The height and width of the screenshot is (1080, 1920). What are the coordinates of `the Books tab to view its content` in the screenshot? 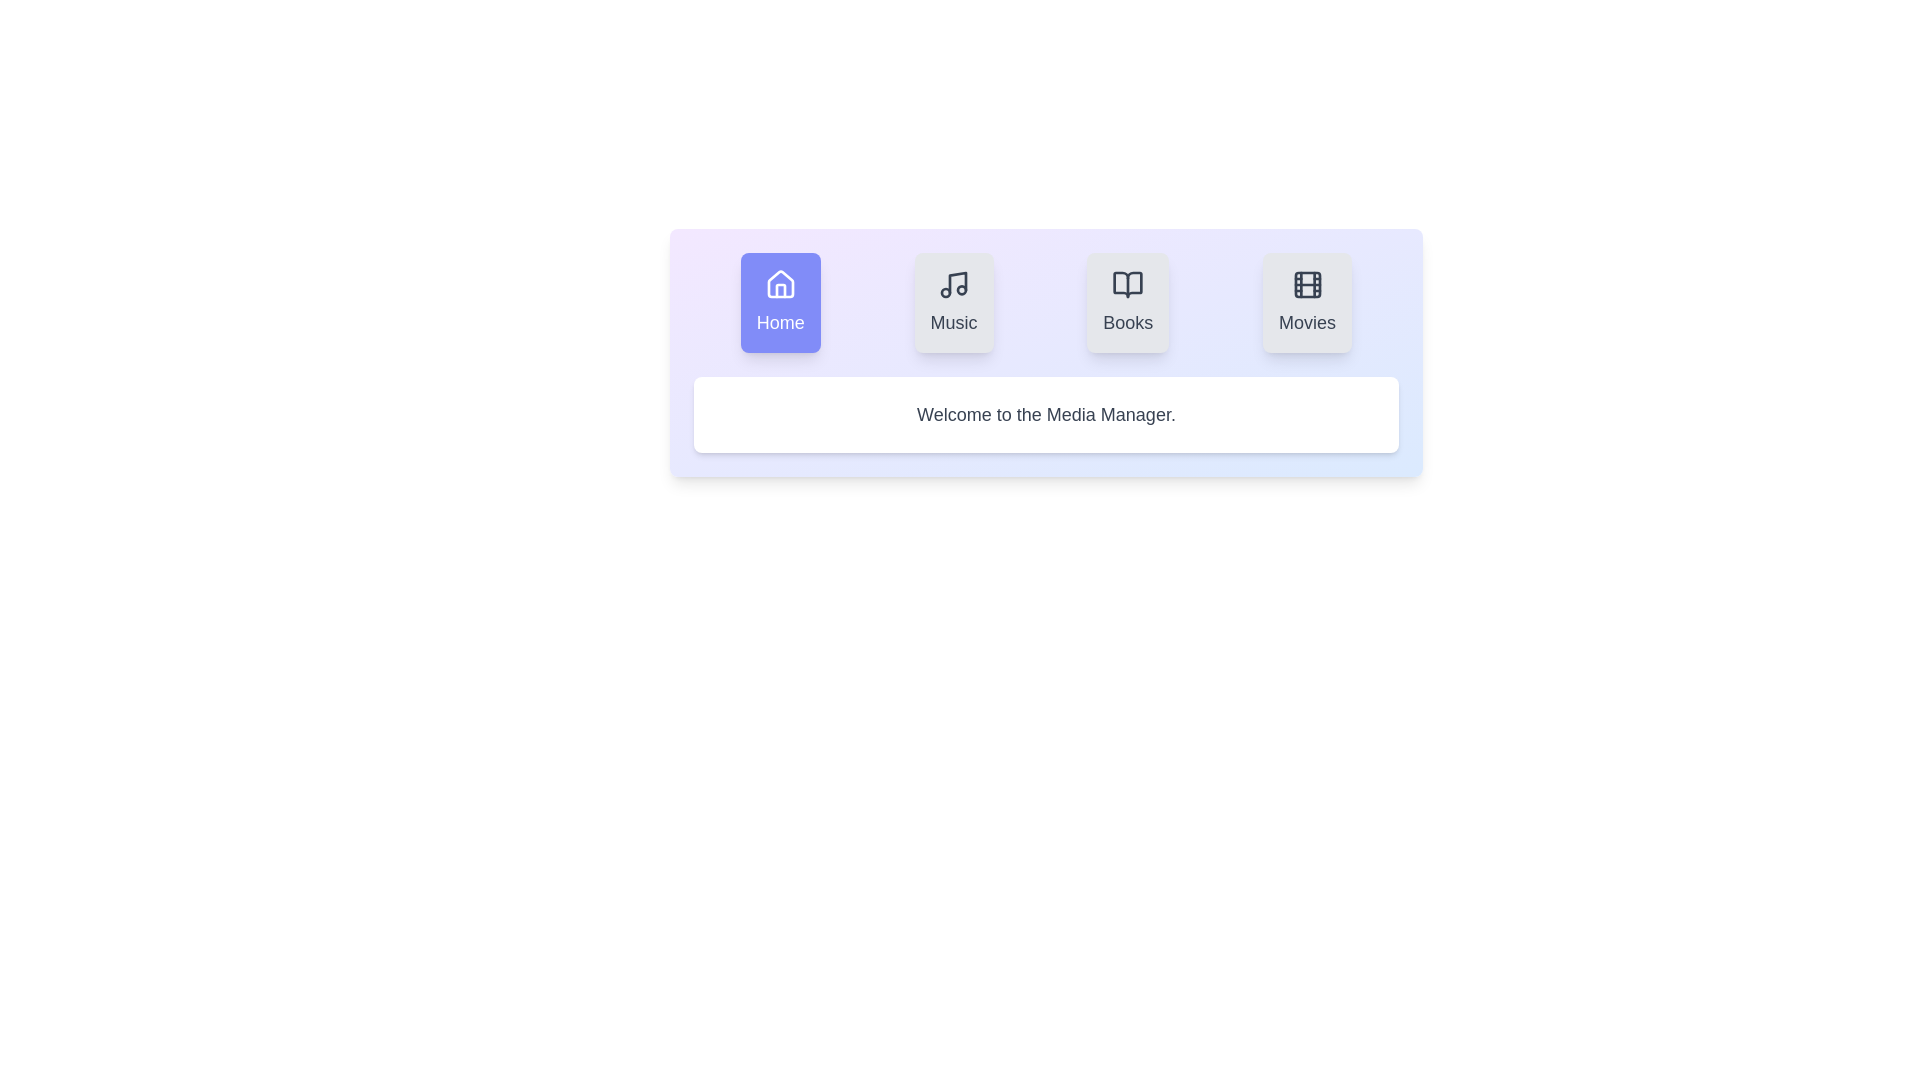 It's located at (1128, 303).